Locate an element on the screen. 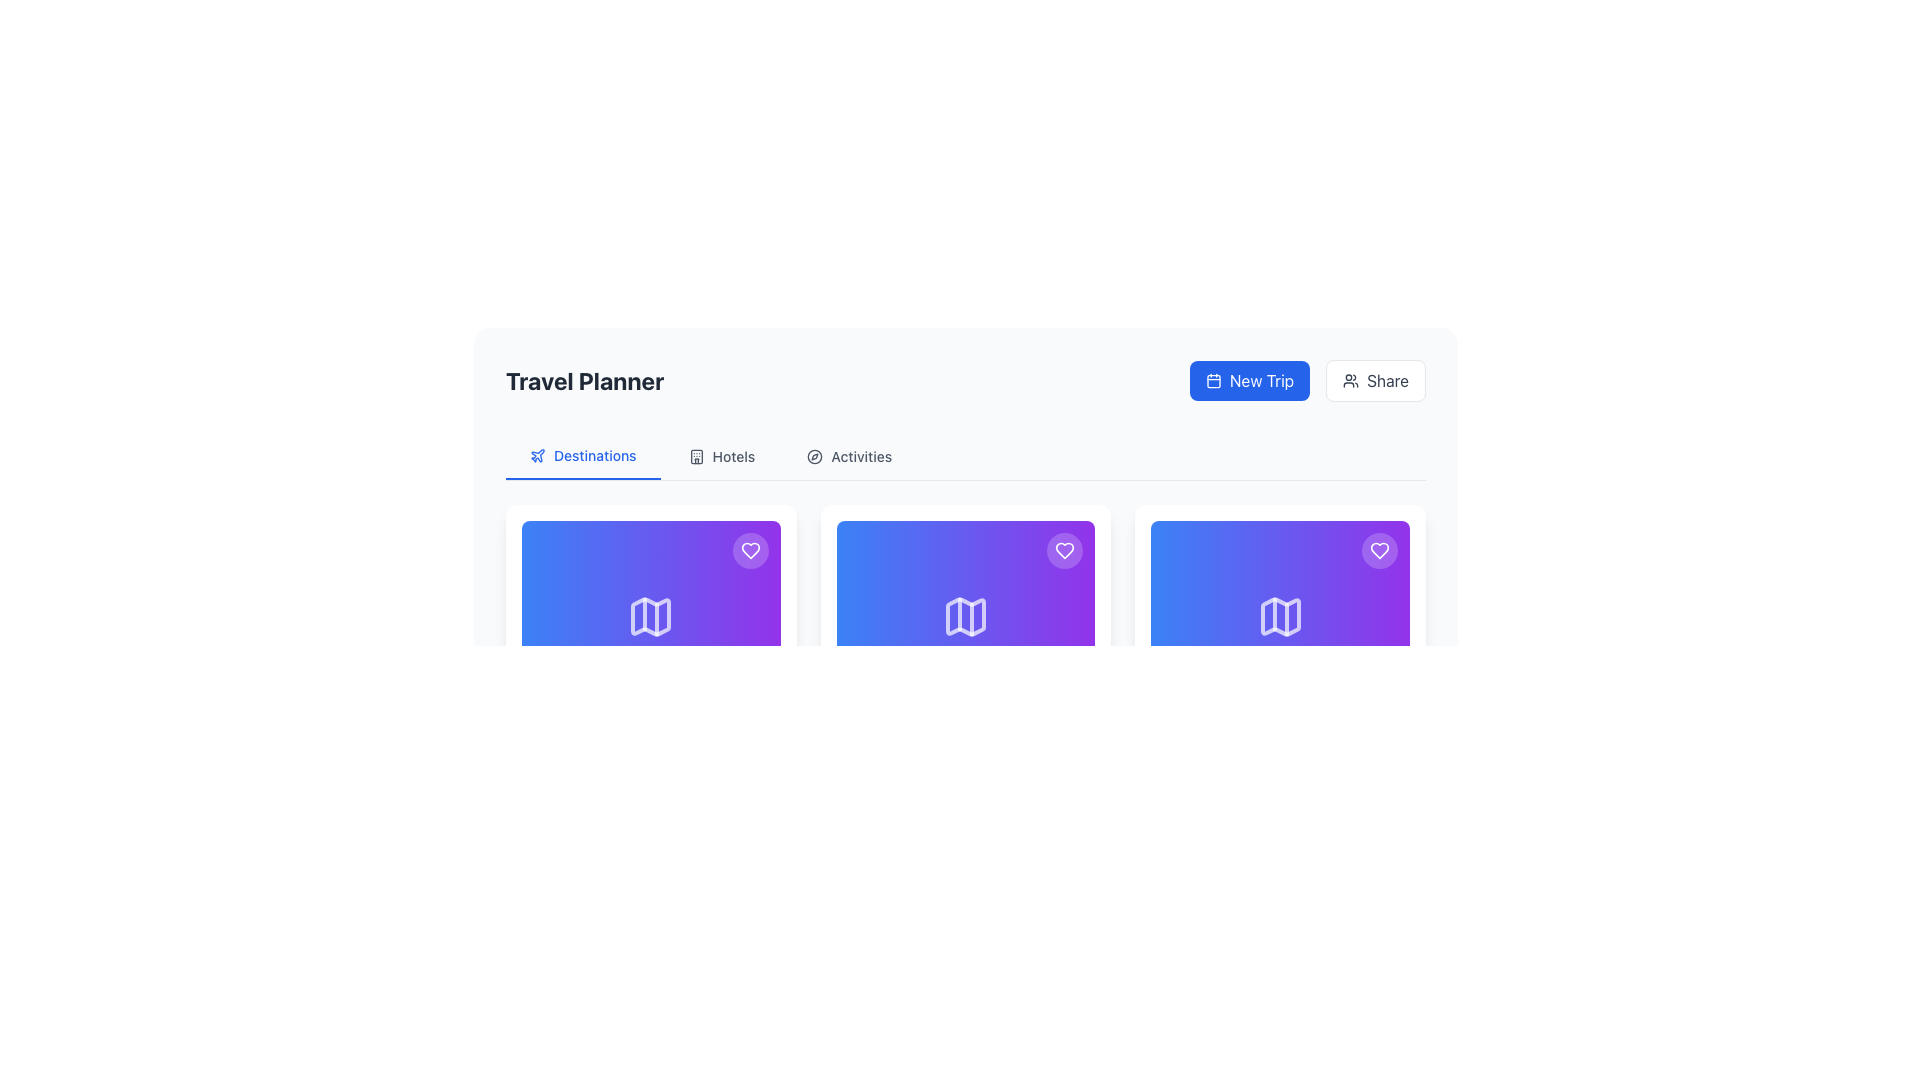 The height and width of the screenshot is (1080, 1920). the second item in the navigation menu, located below 'Travel Planner' is located at coordinates (720, 456).